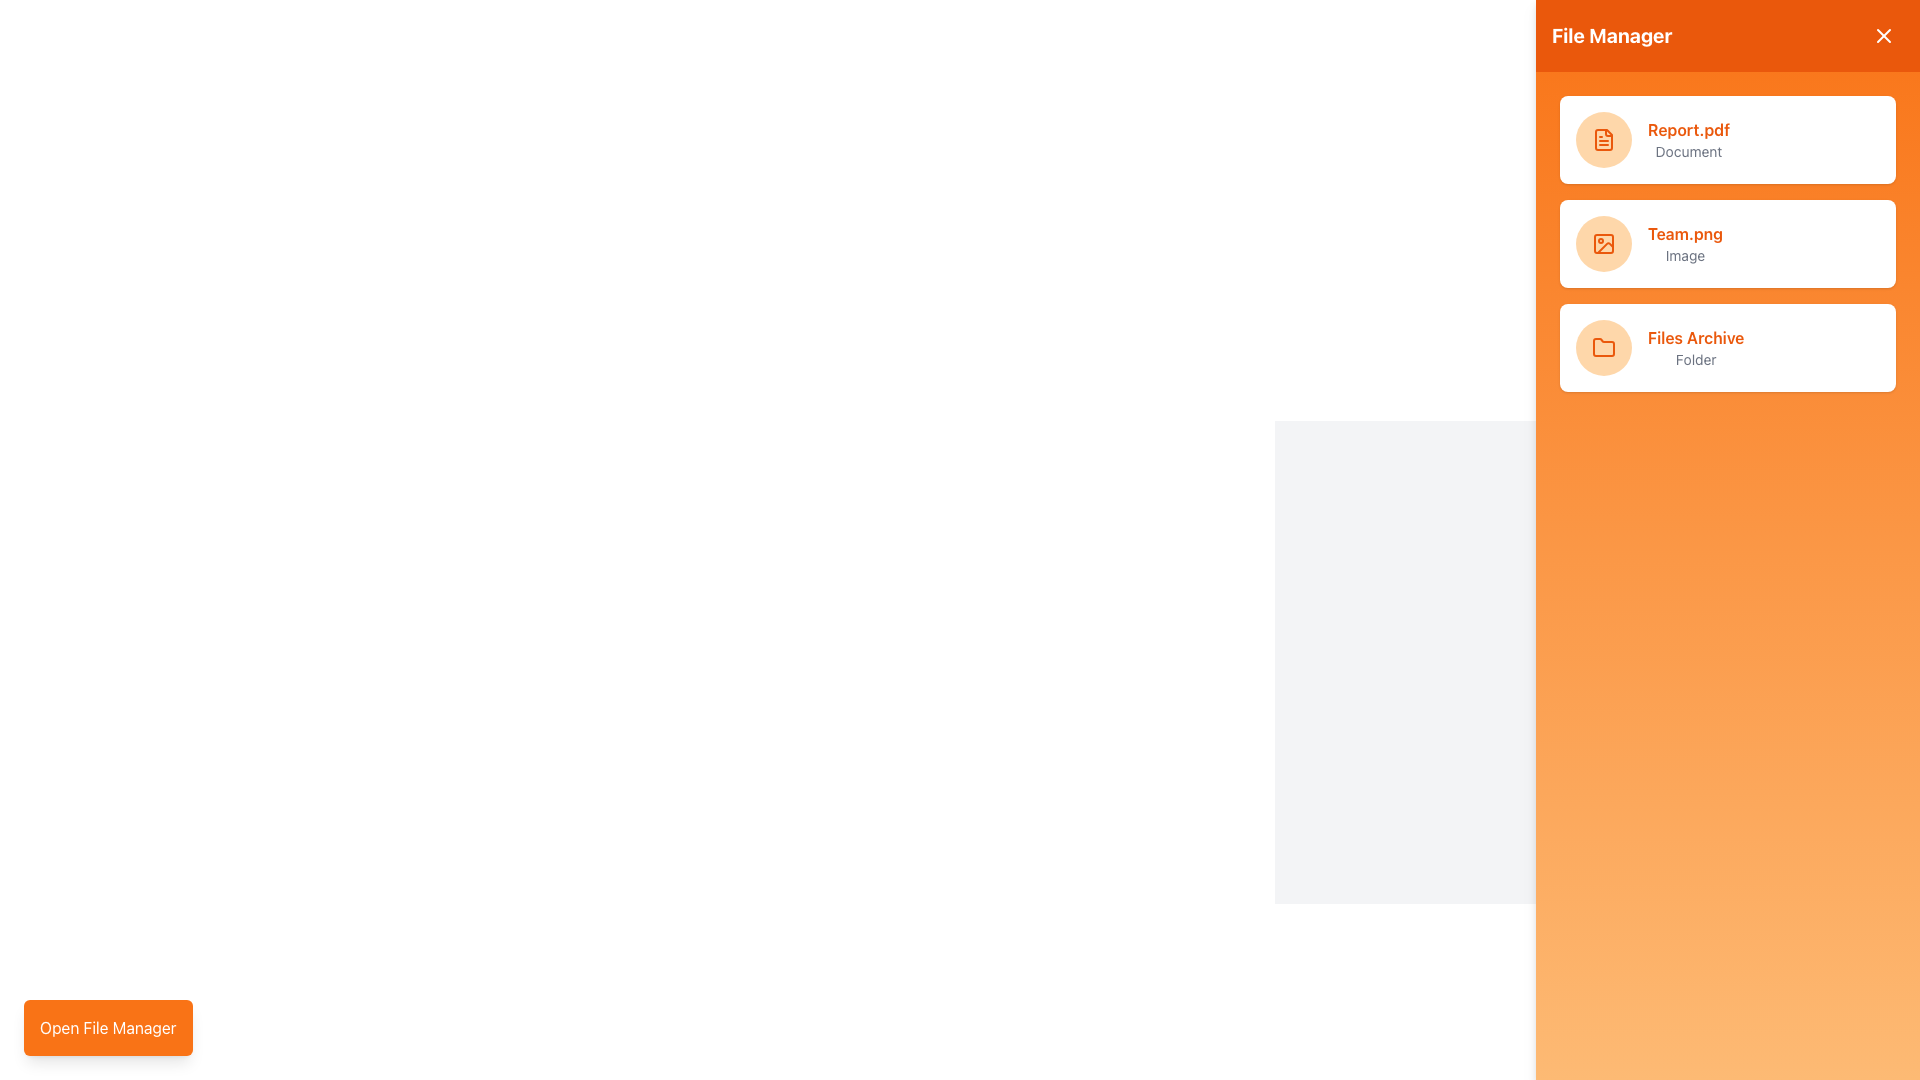  What do you see at coordinates (1882, 35) in the screenshot?
I see `the 'X' icon located at the upper-right corner of the File Manager panel, which is used for closing or dismissing the panel` at bounding box center [1882, 35].